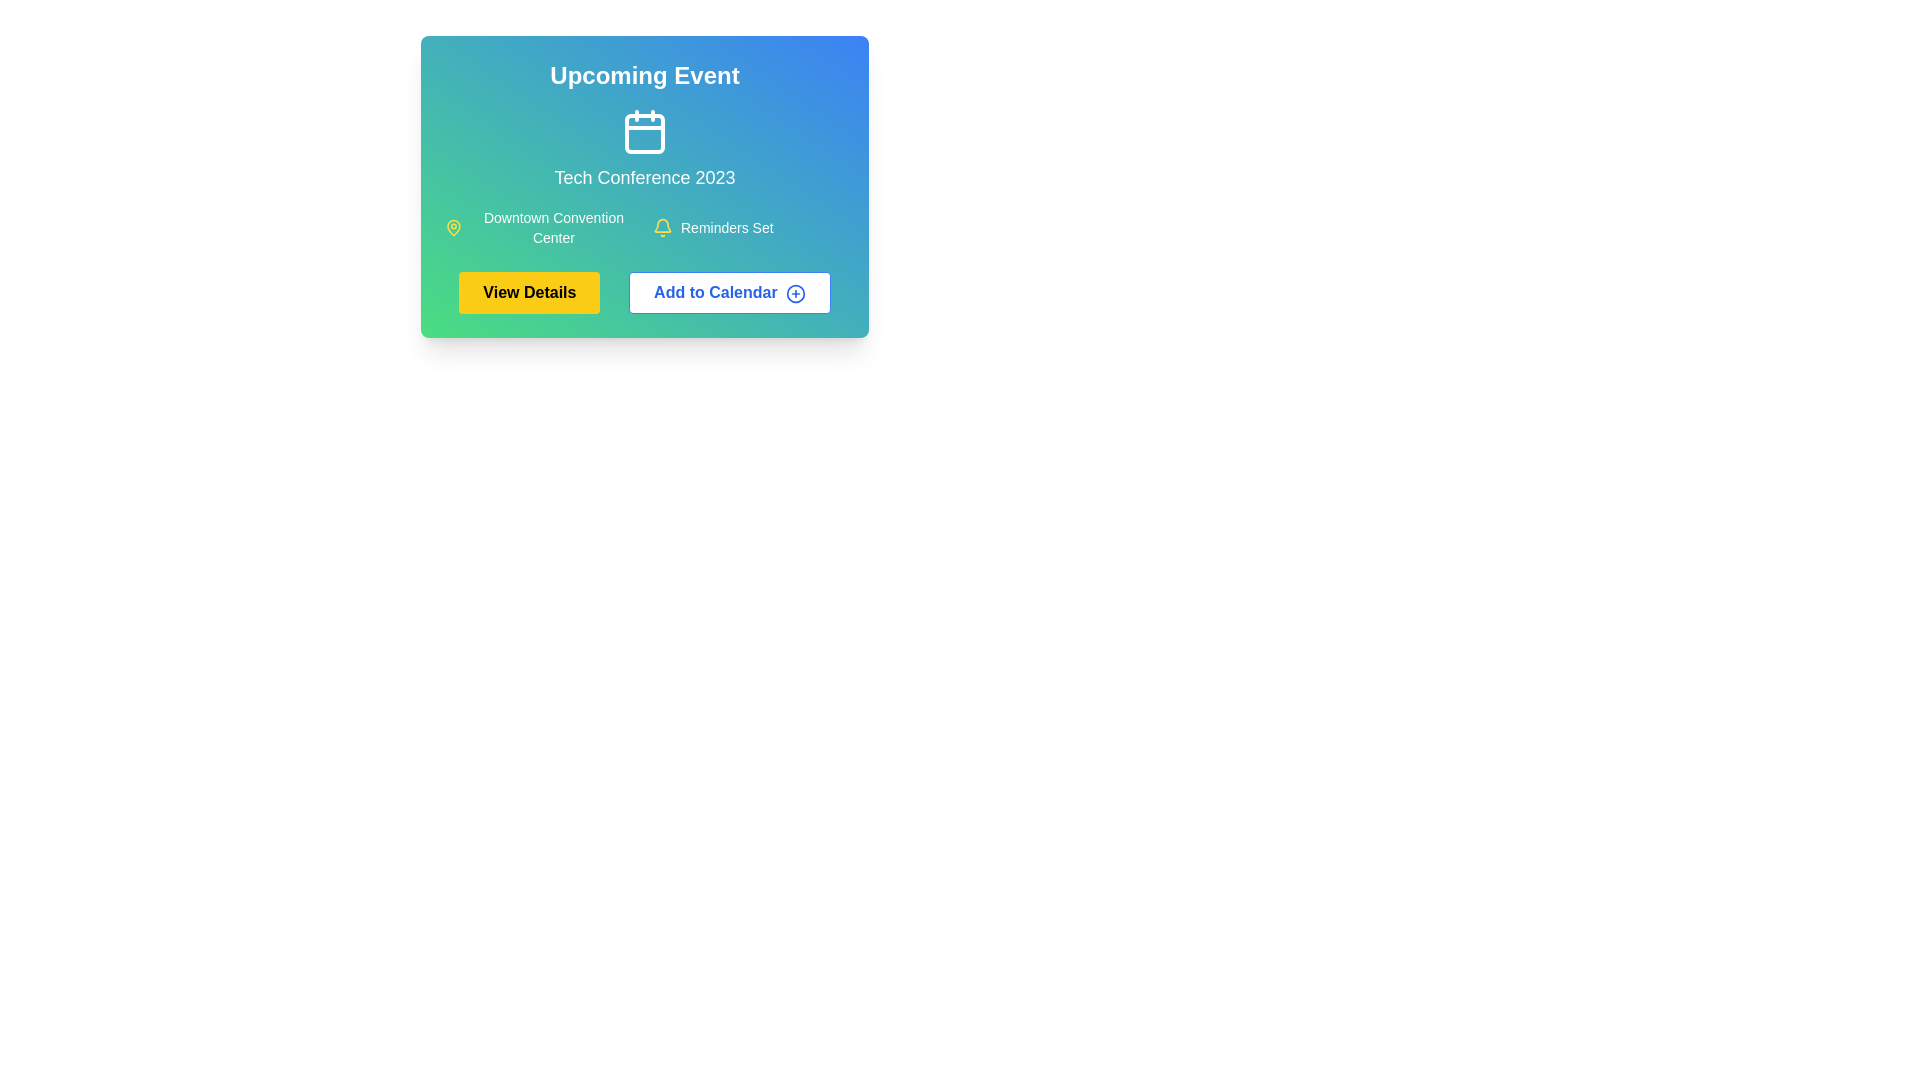 This screenshot has height=1080, width=1920. Describe the element at coordinates (747, 226) in the screenshot. I see `the reminders component which consists of a yellow bell icon and the text label 'Reminders Set' on a blue-green gradient background` at that location.